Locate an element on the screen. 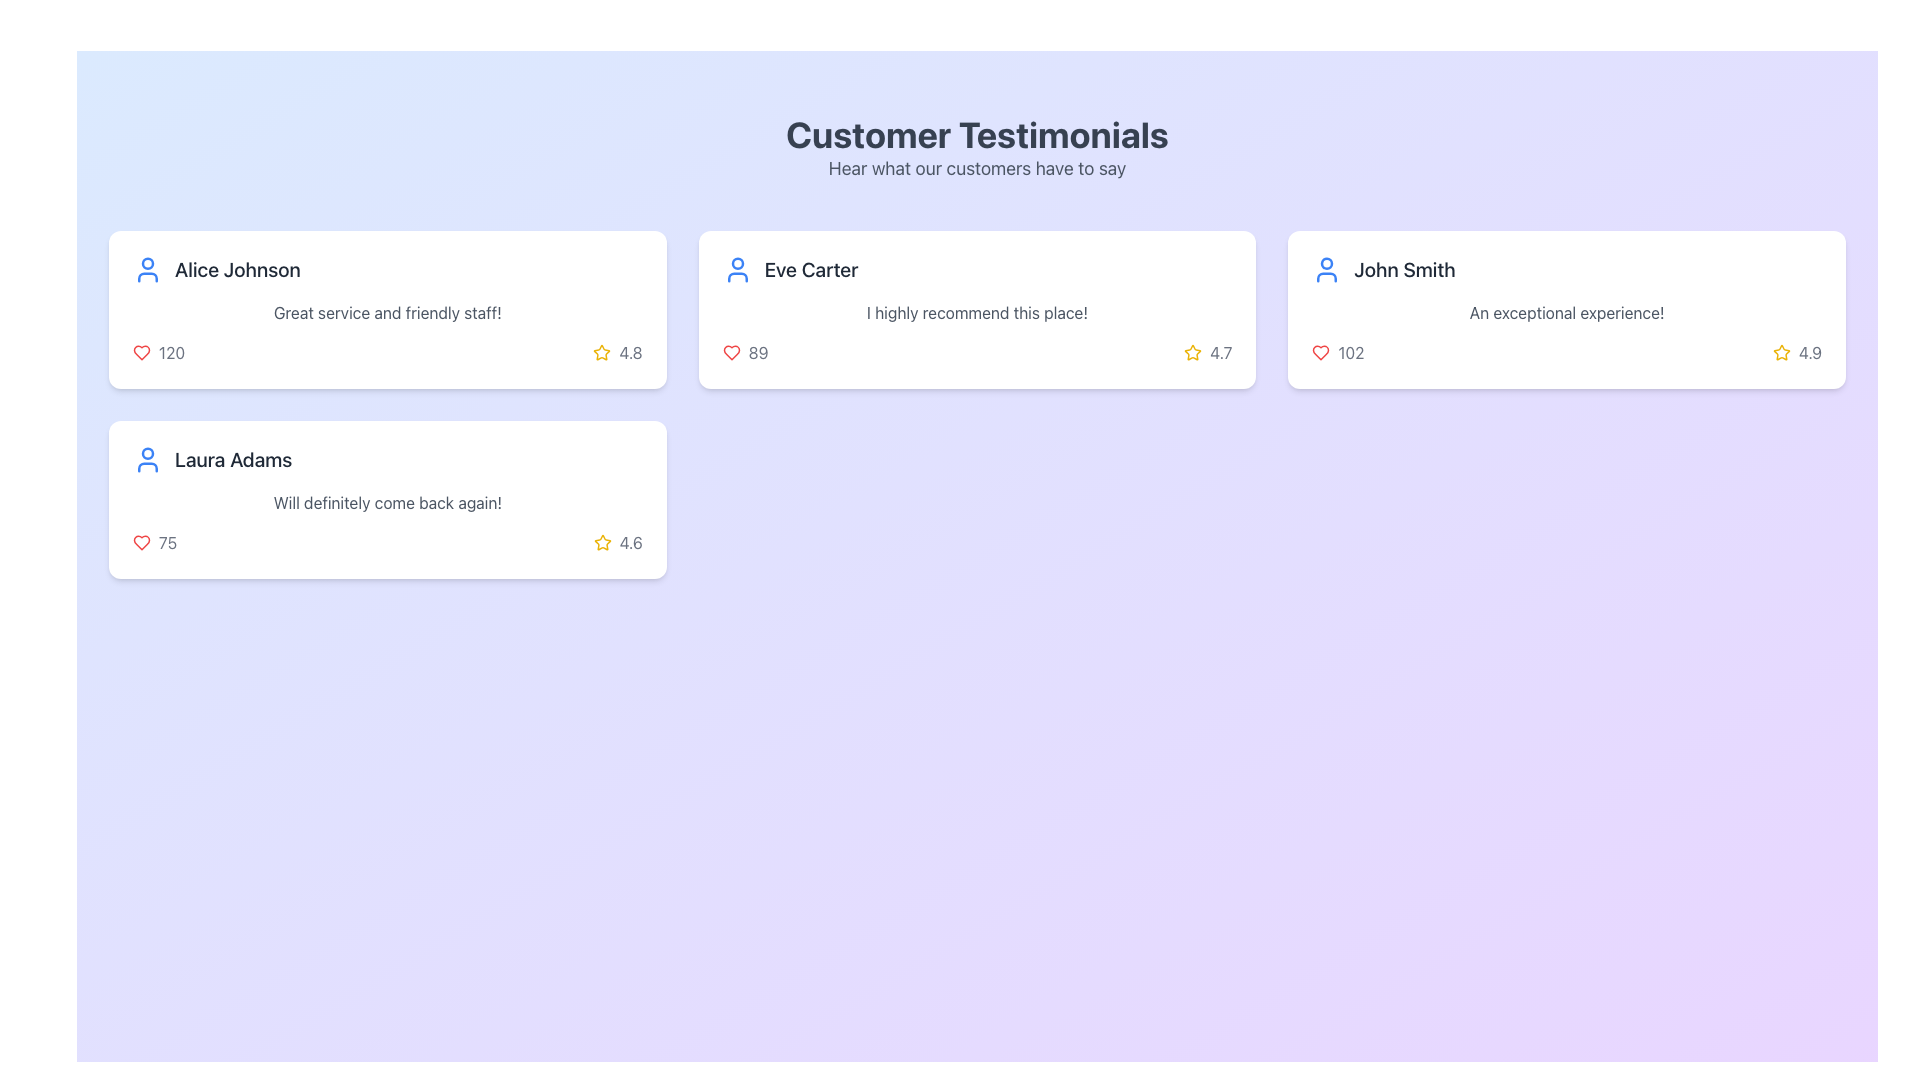 This screenshot has width=1920, height=1080. the human figure icon, which is part of the testimonial card for 'Eve Carter', located at the top-left area of the card is located at coordinates (736, 277).